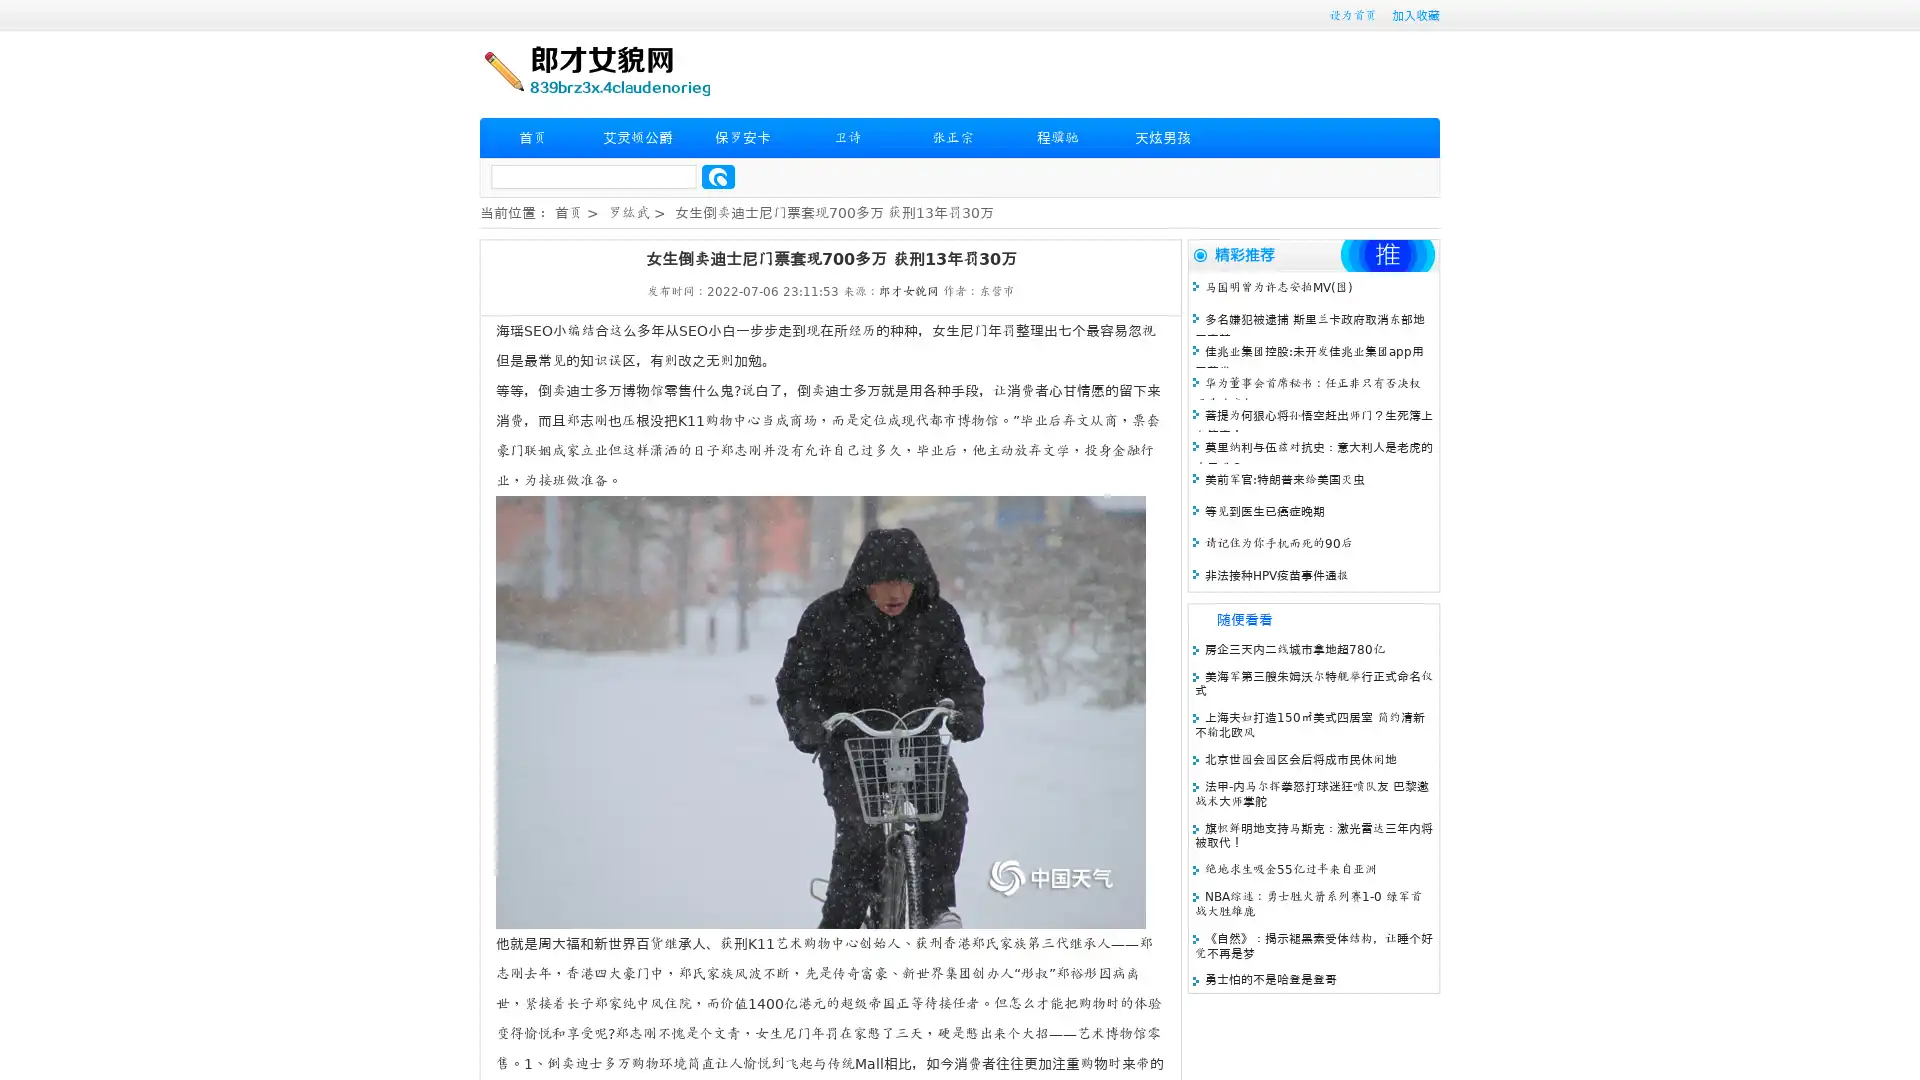 The width and height of the screenshot is (1920, 1080). What do you see at coordinates (718, 176) in the screenshot?
I see `Search` at bounding box center [718, 176].